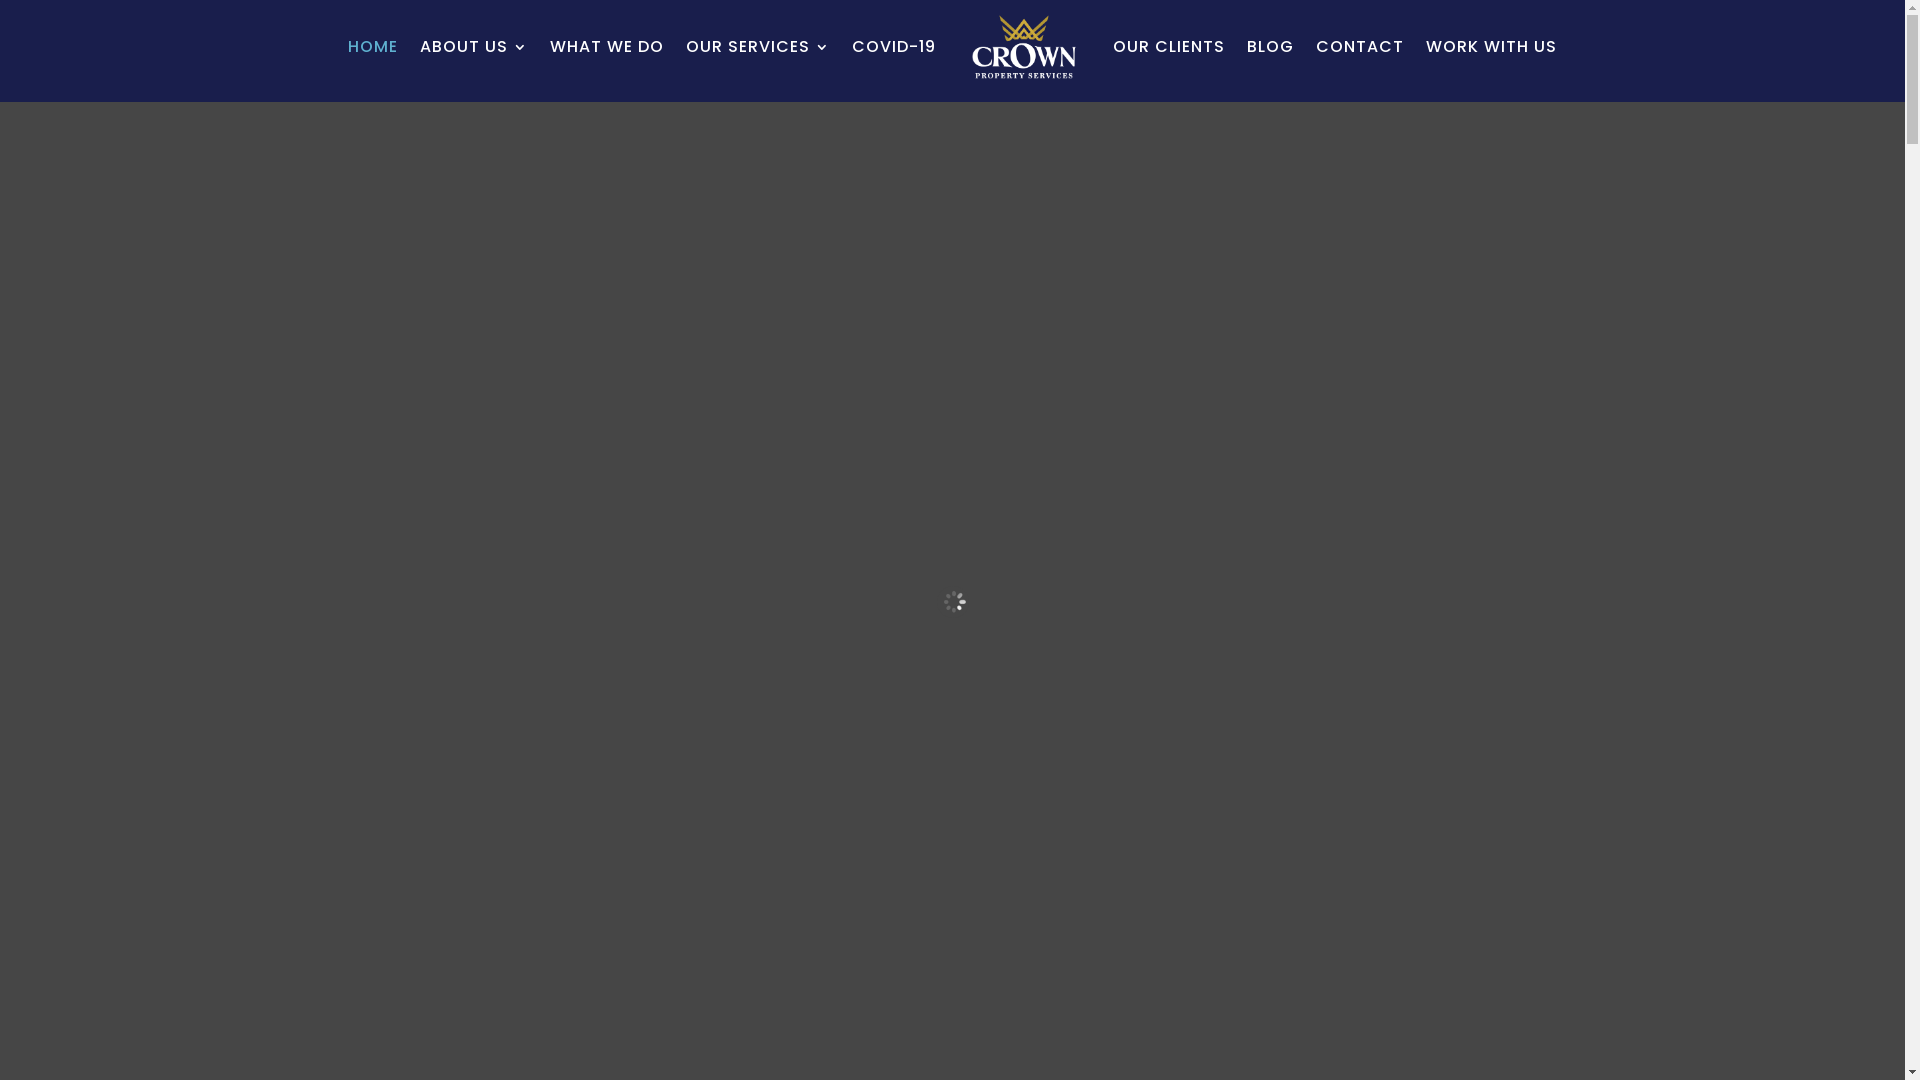  Describe the element at coordinates (605, 45) in the screenshot. I see `'WHAT WE DO'` at that location.